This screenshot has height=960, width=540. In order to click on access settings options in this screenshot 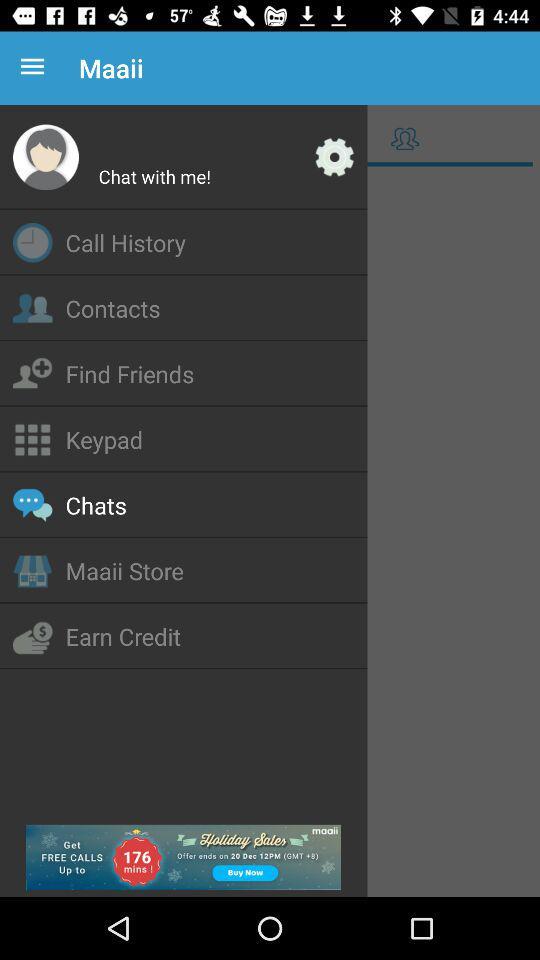, I will do `click(334, 156)`.